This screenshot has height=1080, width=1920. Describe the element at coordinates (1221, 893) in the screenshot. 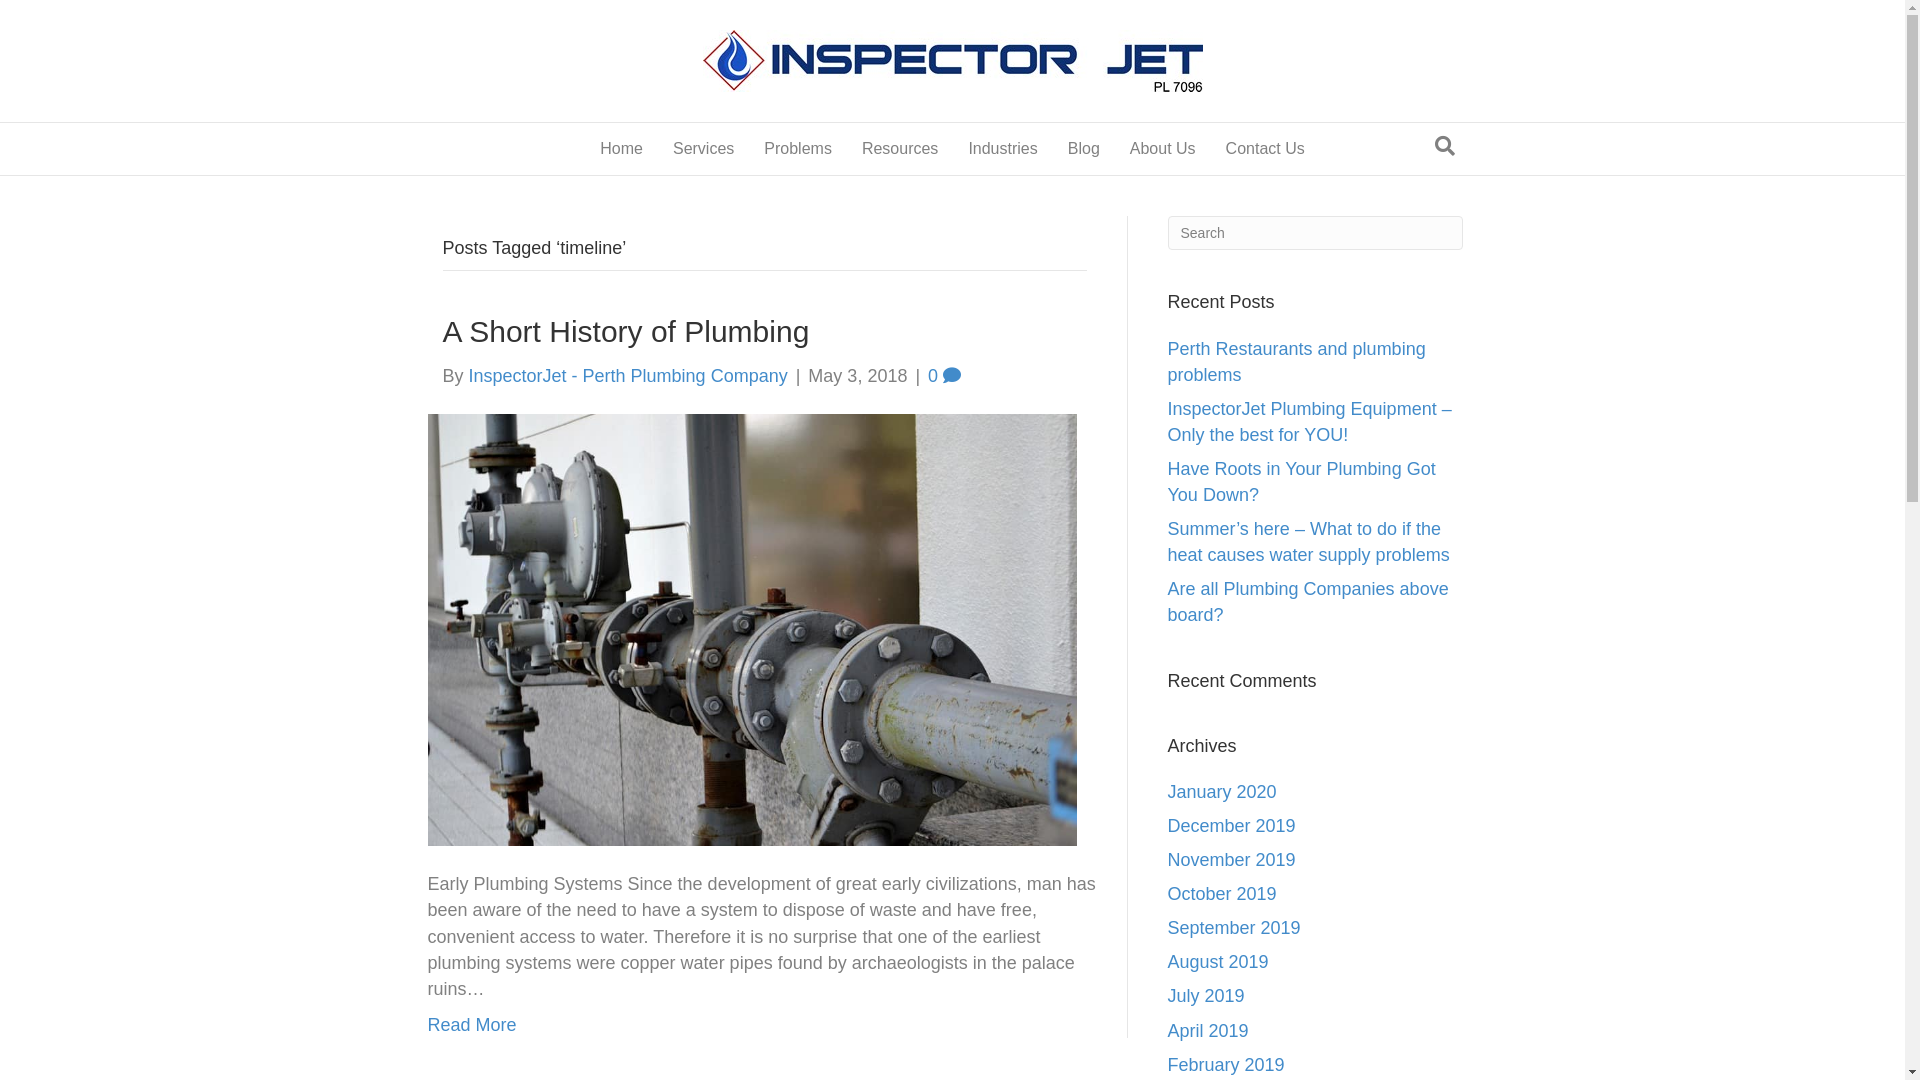

I see `'October 2019'` at that location.